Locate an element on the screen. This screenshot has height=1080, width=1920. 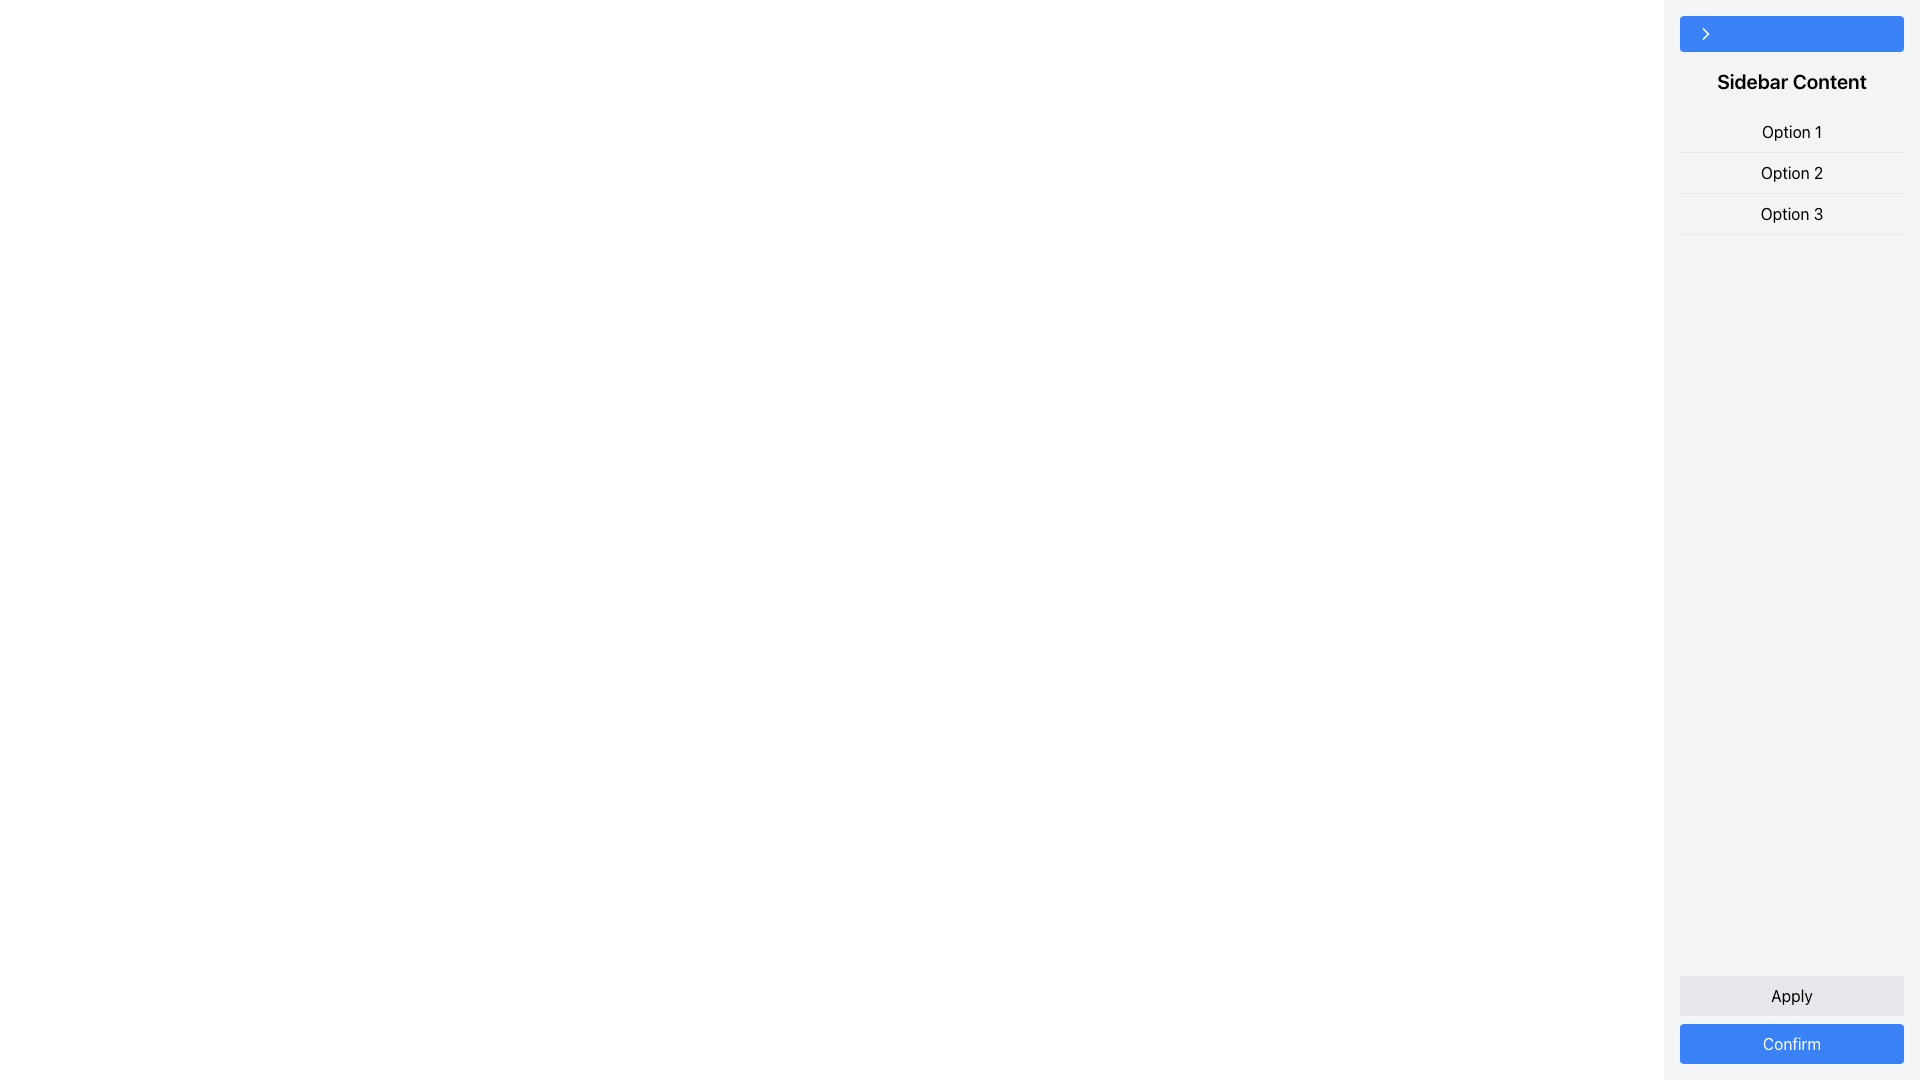
the 'Option 3' text label, which is the last option in a vertically stacked list of three options in the sidebar is located at coordinates (1791, 213).